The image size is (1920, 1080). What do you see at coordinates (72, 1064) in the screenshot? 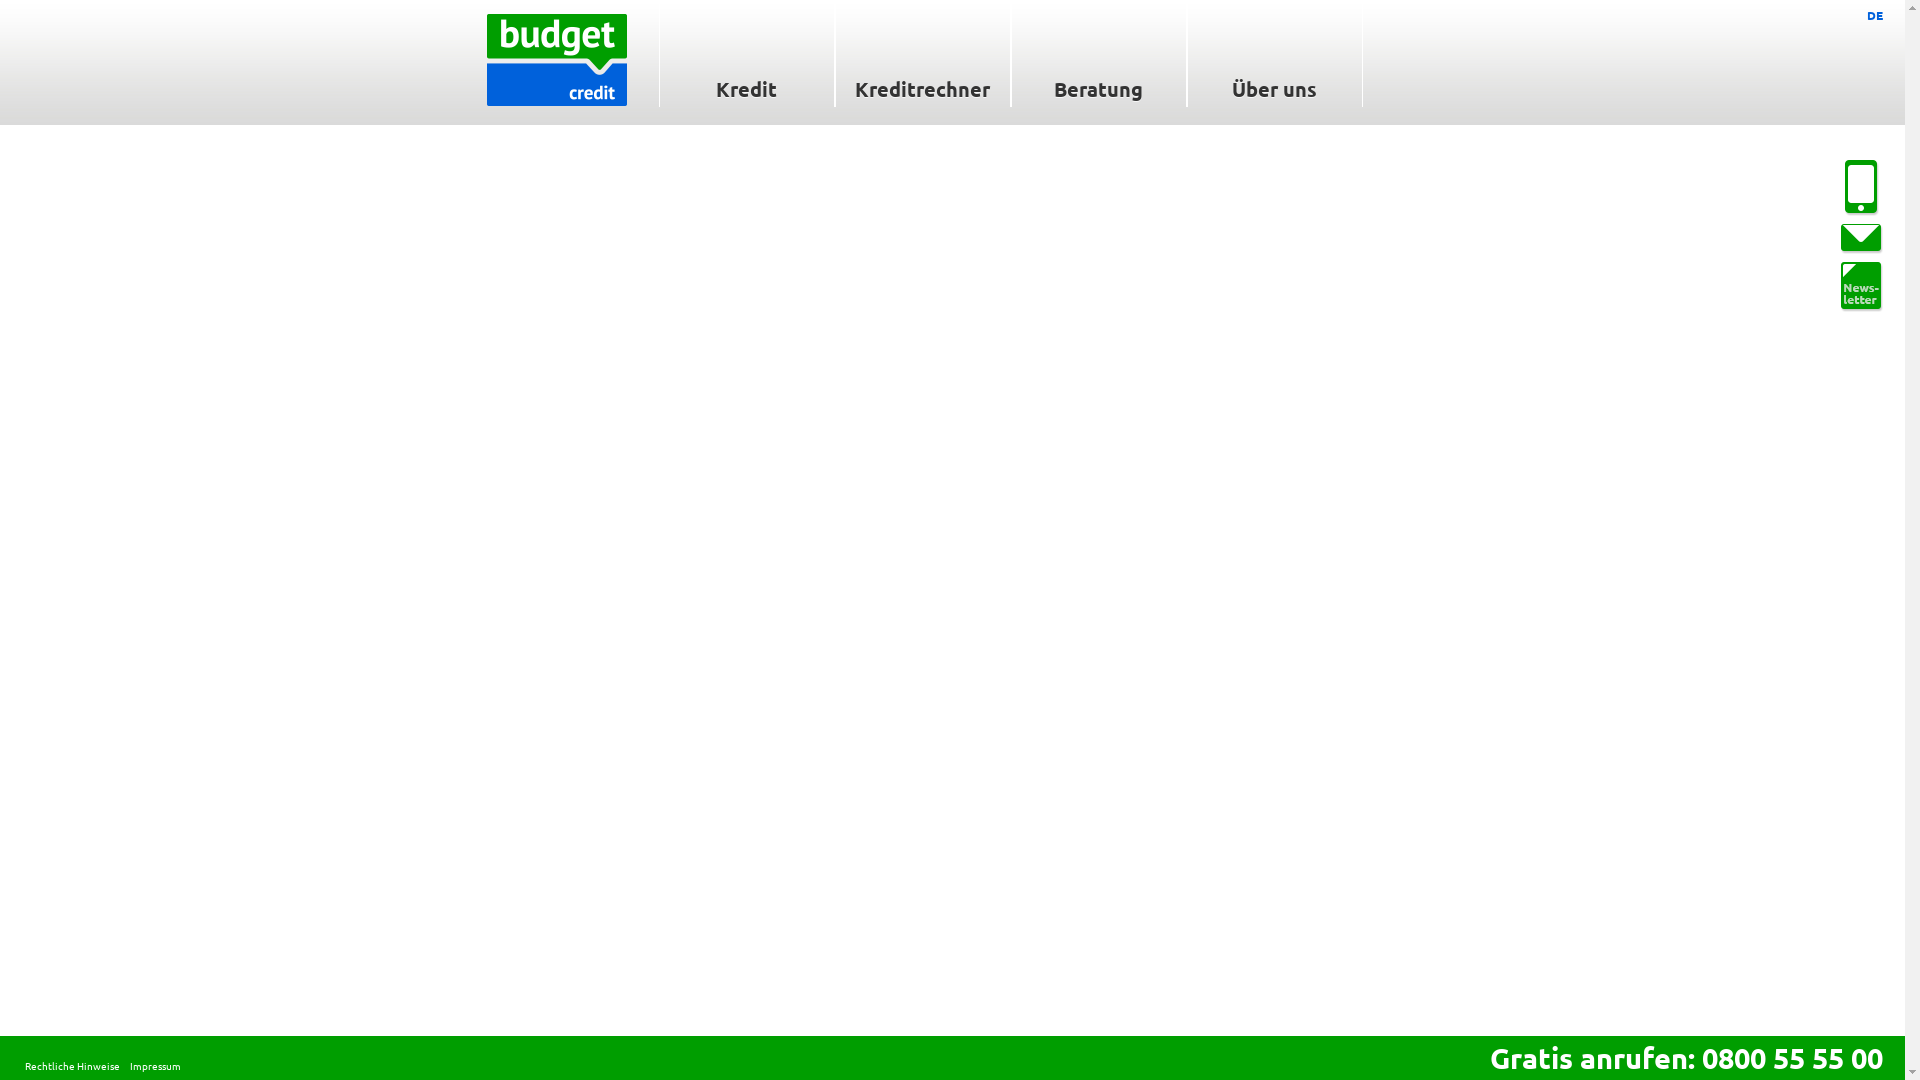
I see `'Rechtliche Hinweise'` at bounding box center [72, 1064].